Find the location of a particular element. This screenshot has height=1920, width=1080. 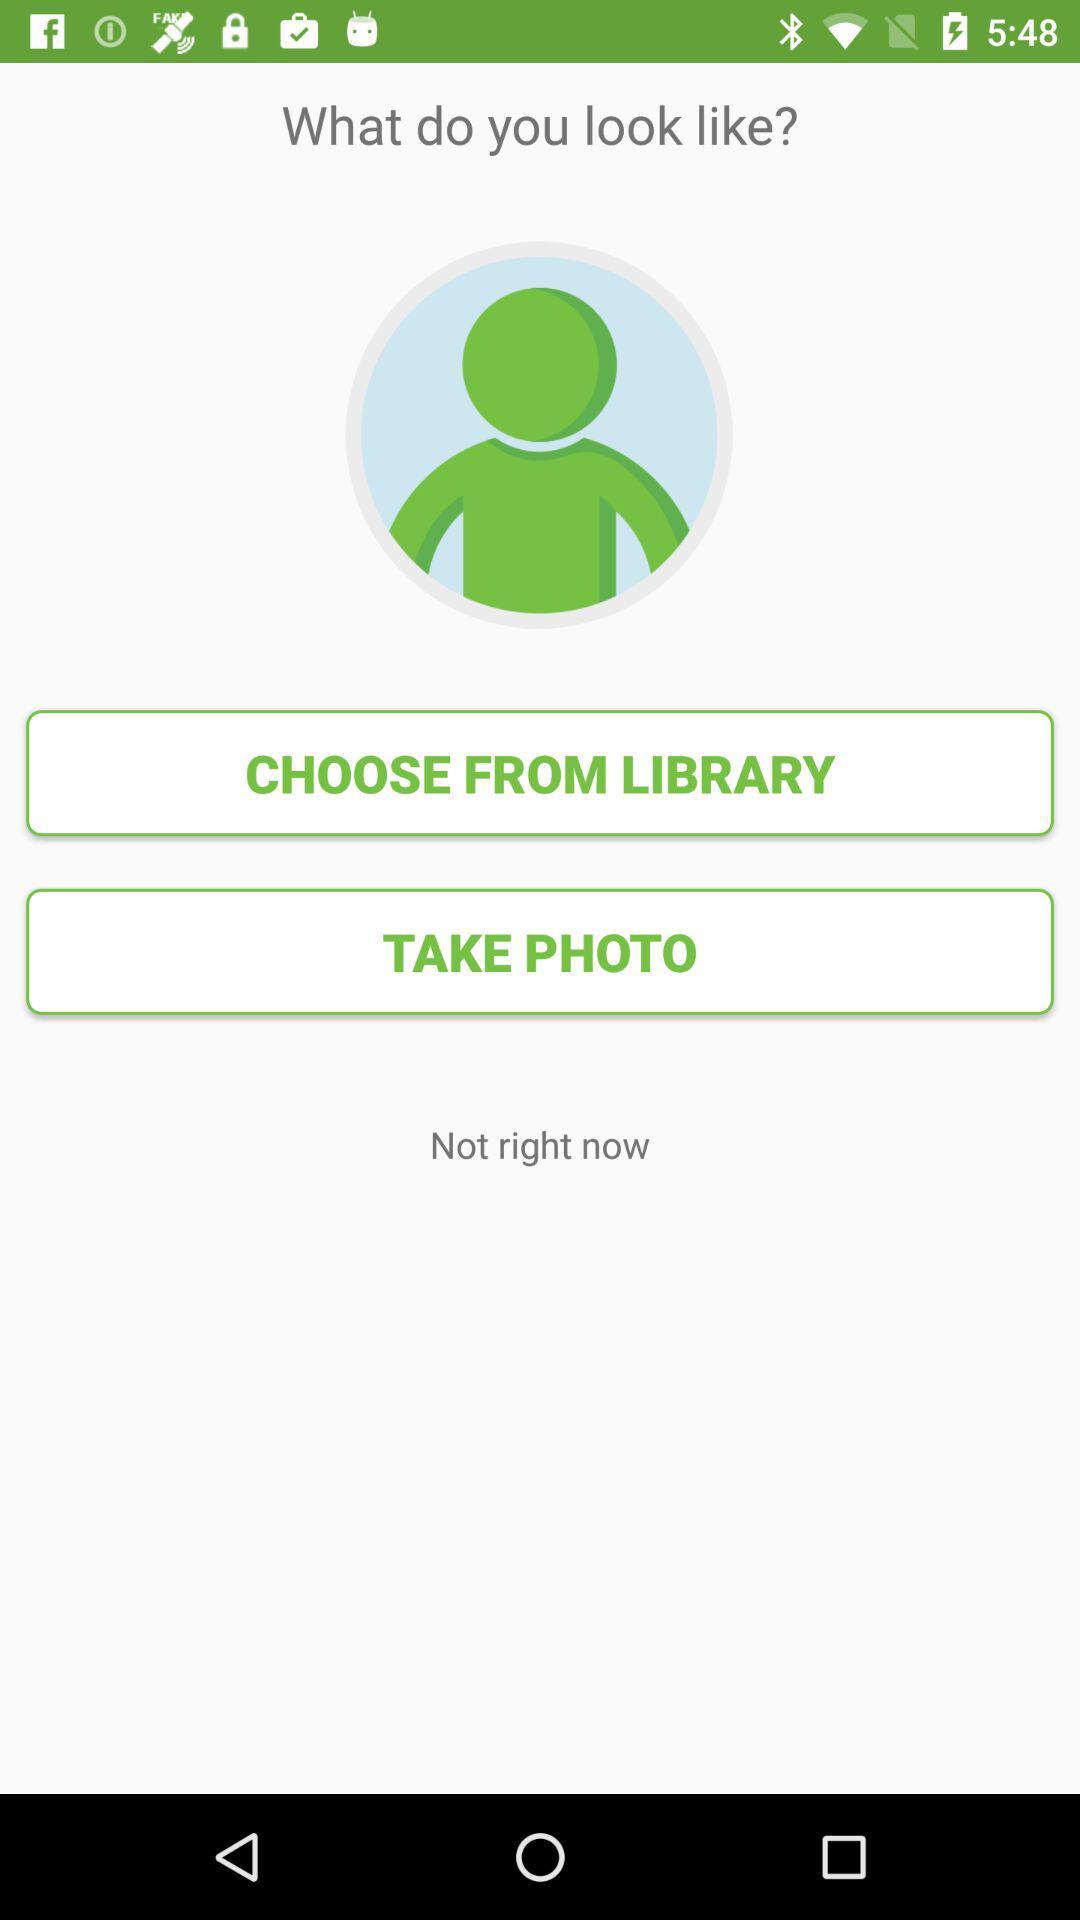

the not right now icon is located at coordinates (540, 1144).